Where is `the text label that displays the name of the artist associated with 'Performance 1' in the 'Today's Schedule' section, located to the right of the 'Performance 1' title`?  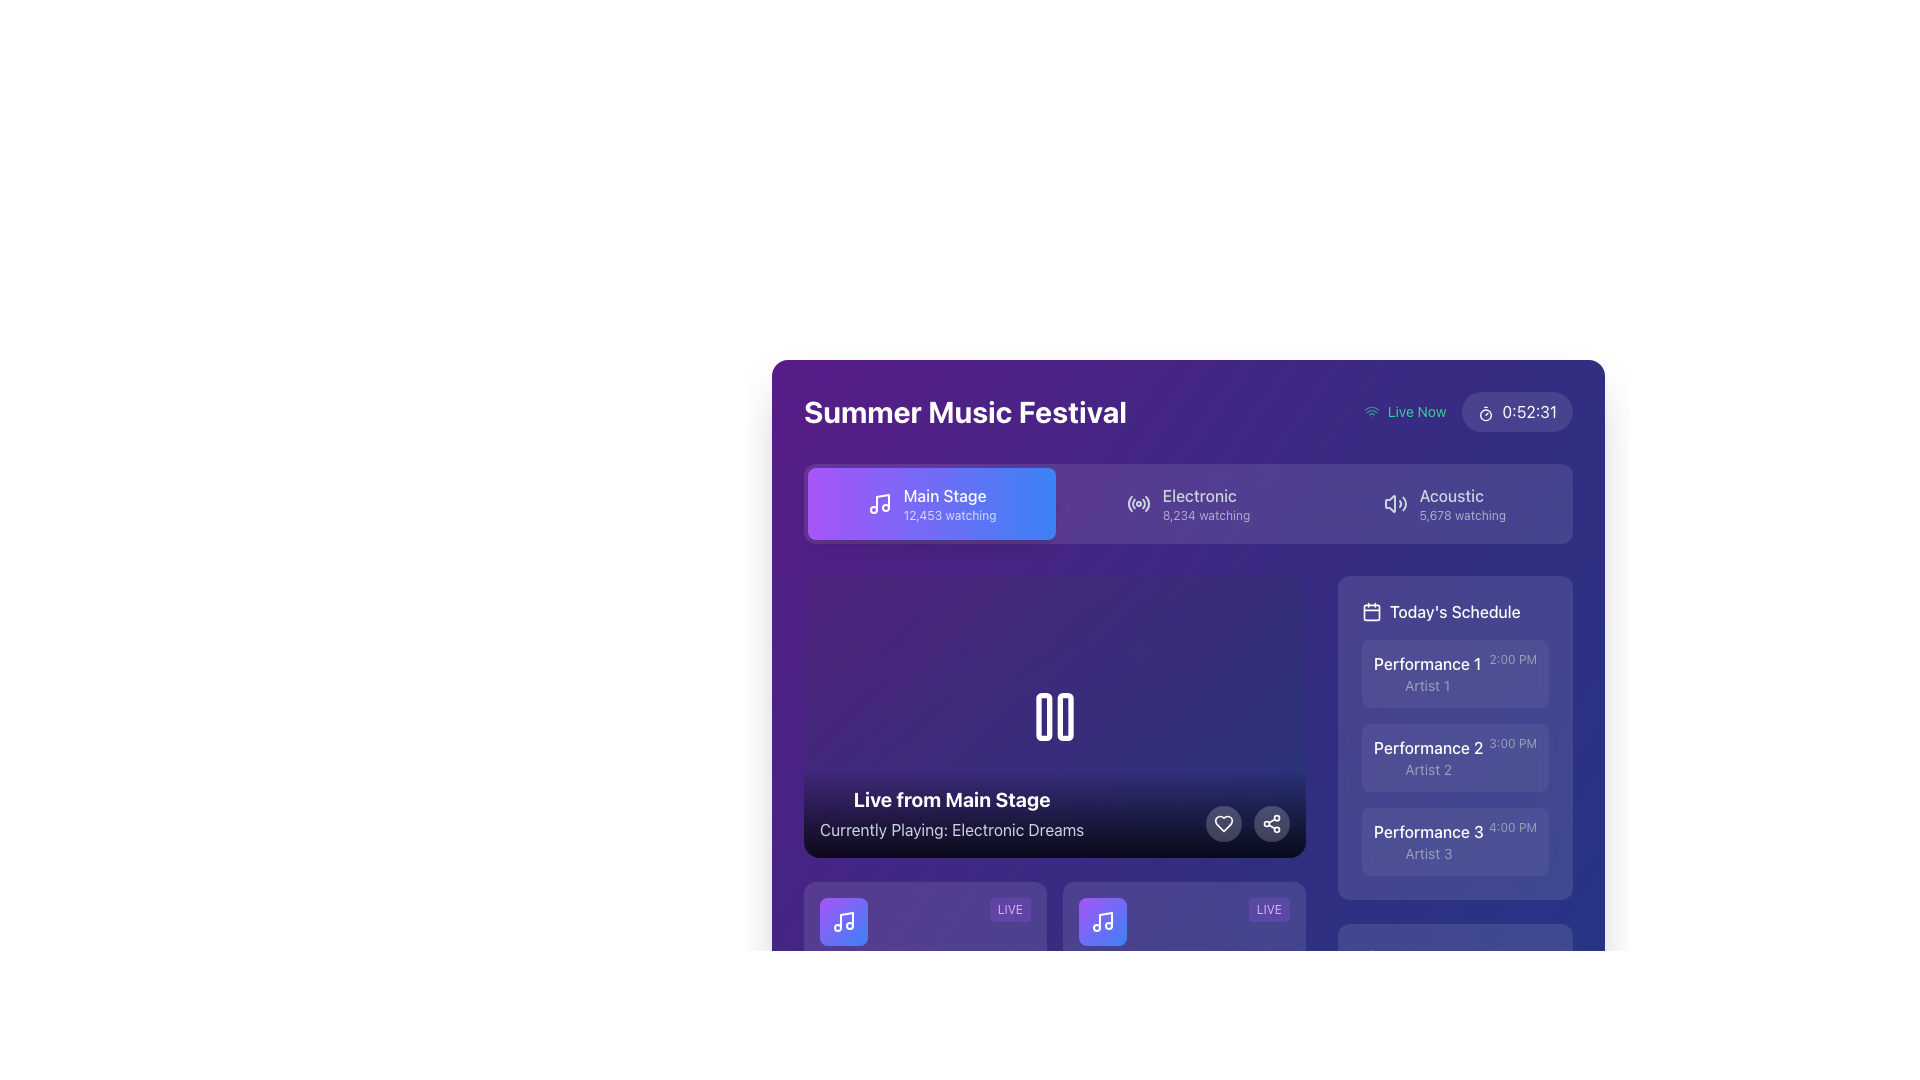 the text label that displays the name of the artist associated with 'Performance 1' in the 'Today's Schedule' section, located to the right of the 'Performance 1' title is located at coordinates (1426, 685).